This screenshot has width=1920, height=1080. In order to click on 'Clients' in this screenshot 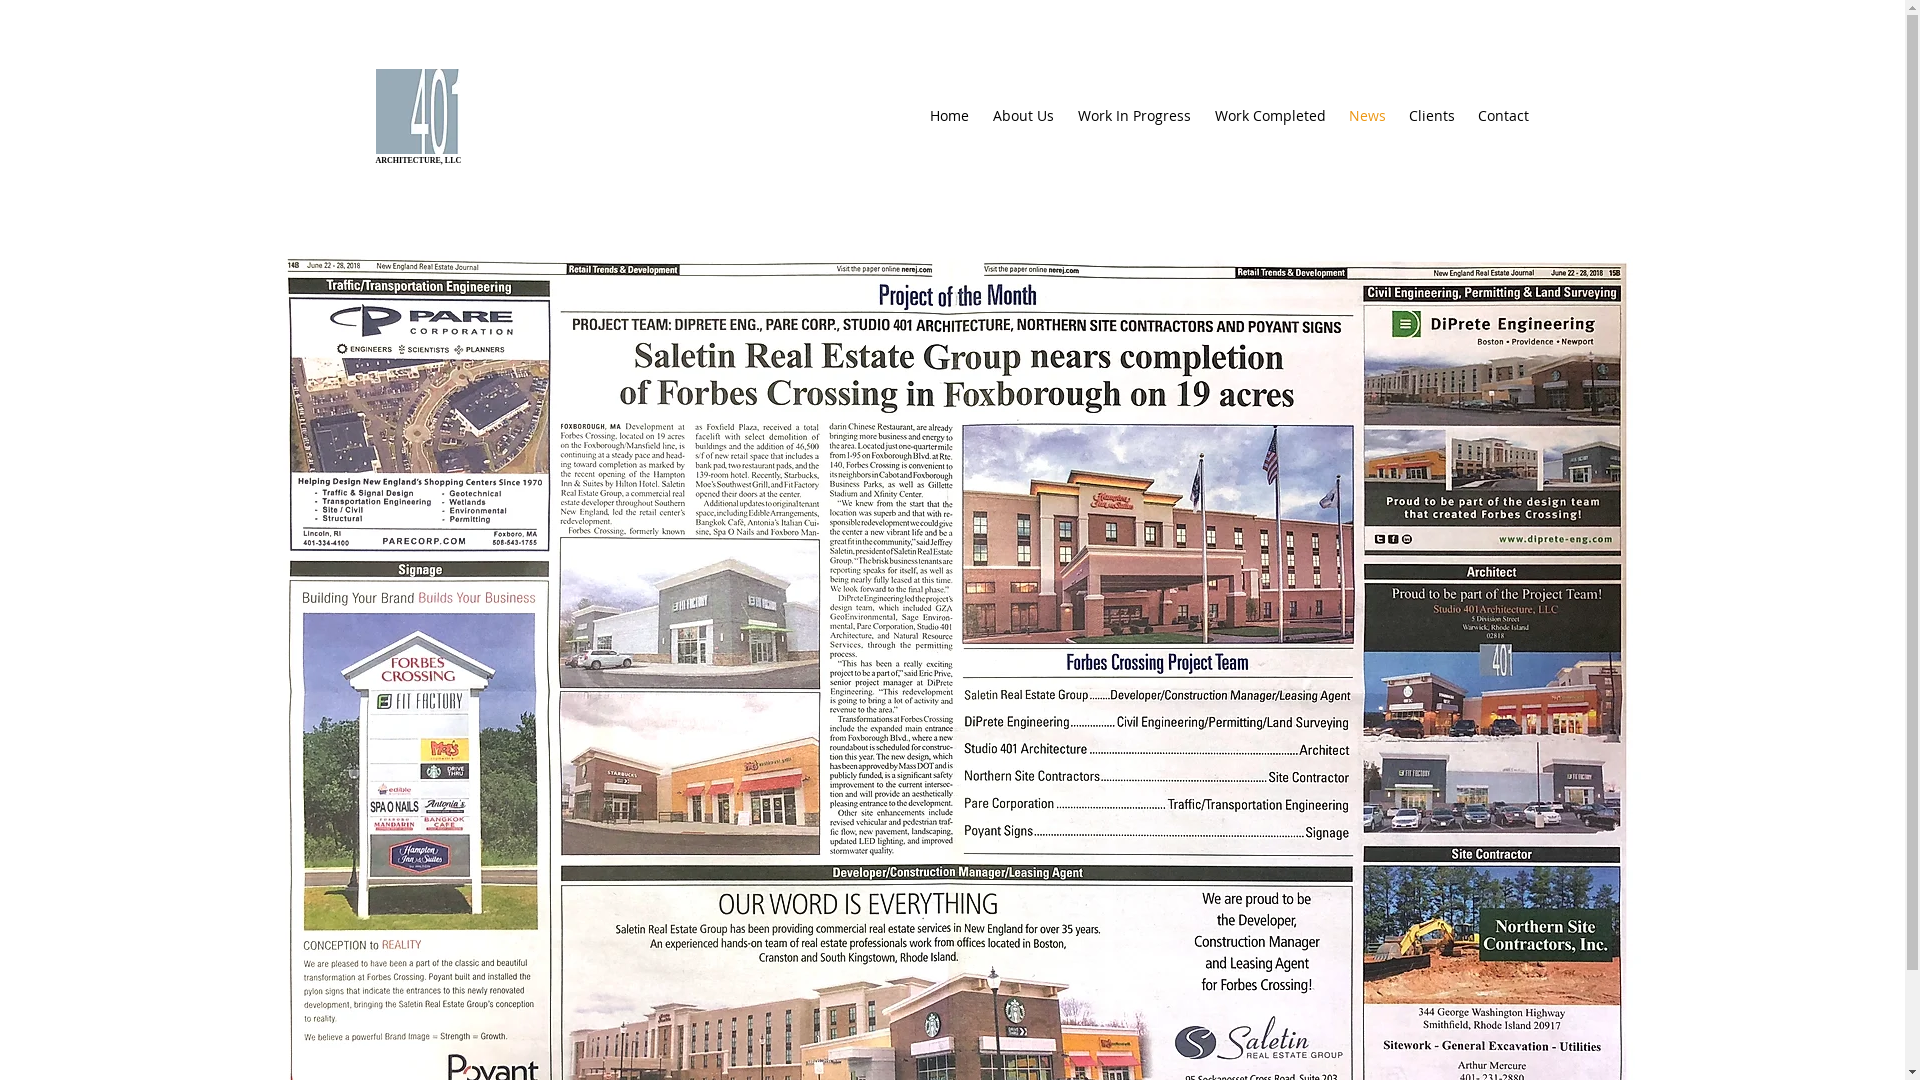, I will do `click(1429, 115)`.